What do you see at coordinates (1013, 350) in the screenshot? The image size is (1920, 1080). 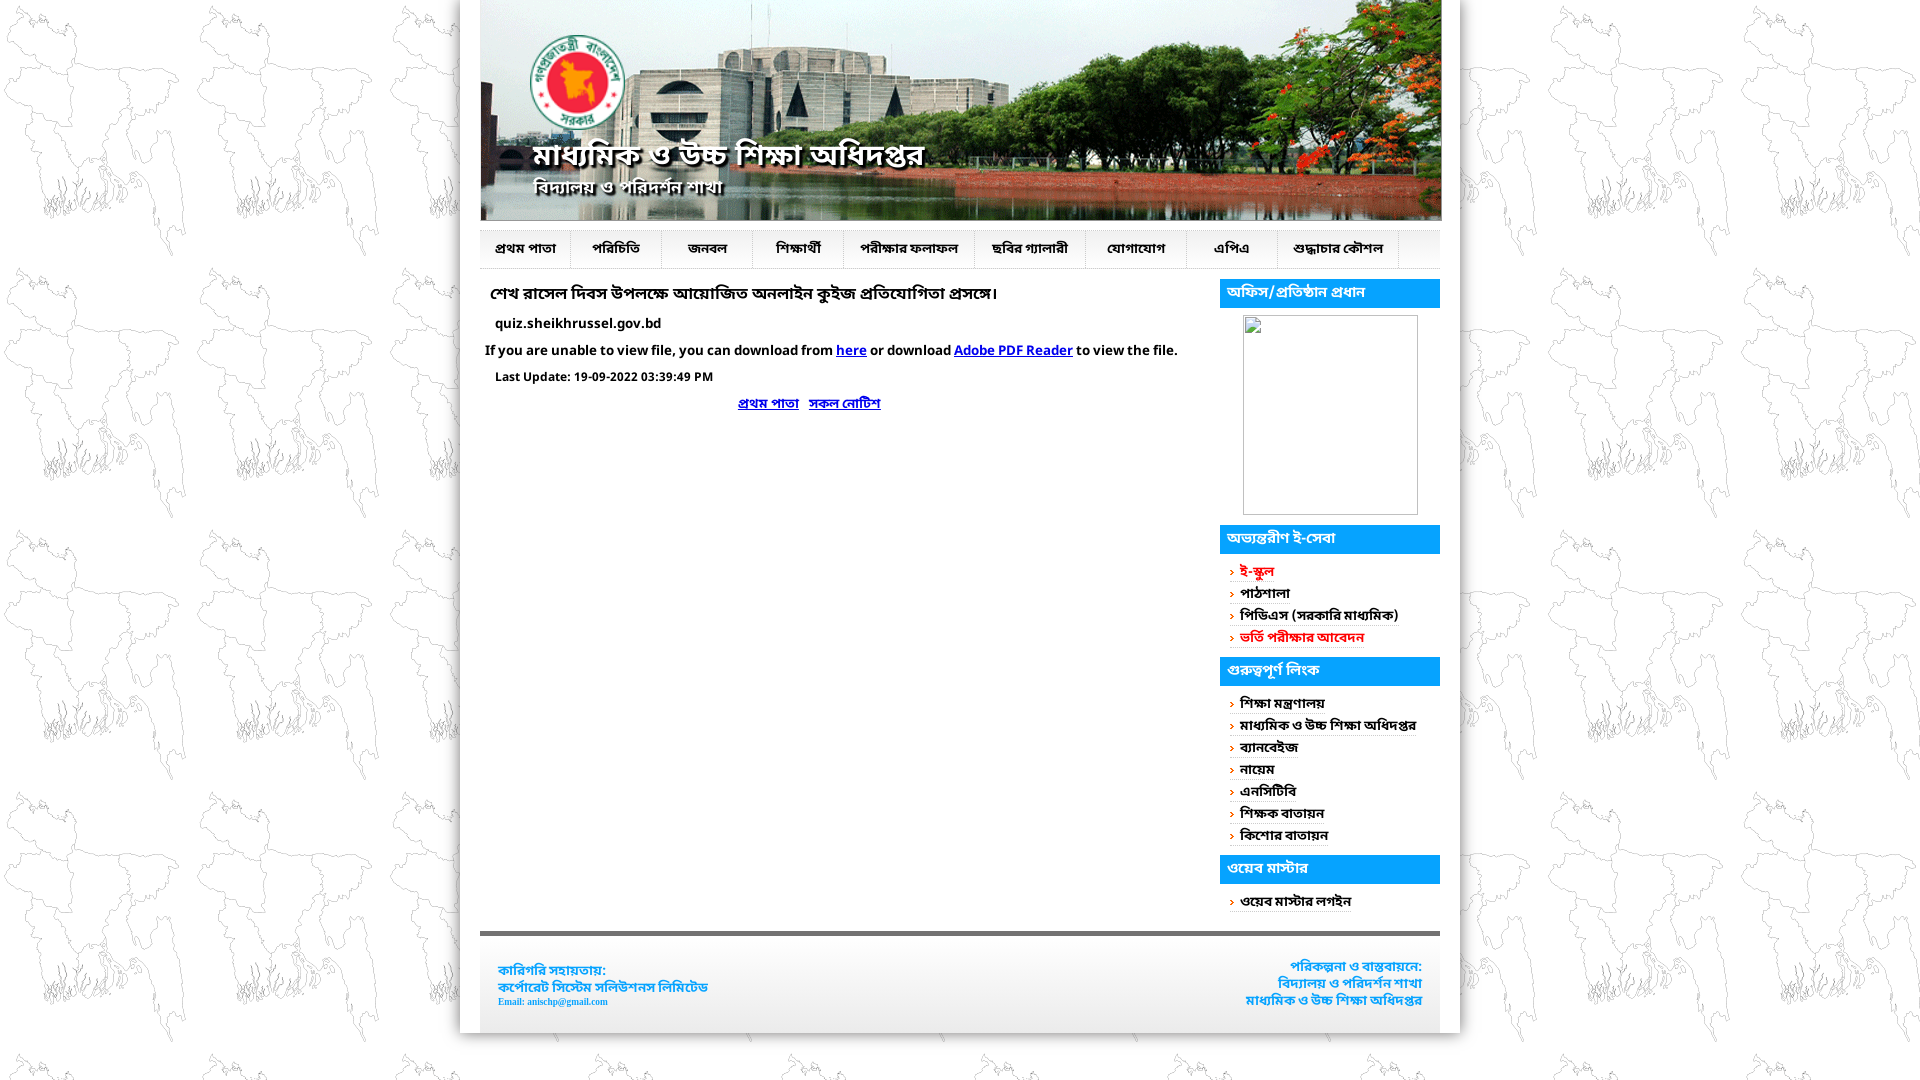 I see `'Adobe PDF Reader'` at bounding box center [1013, 350].